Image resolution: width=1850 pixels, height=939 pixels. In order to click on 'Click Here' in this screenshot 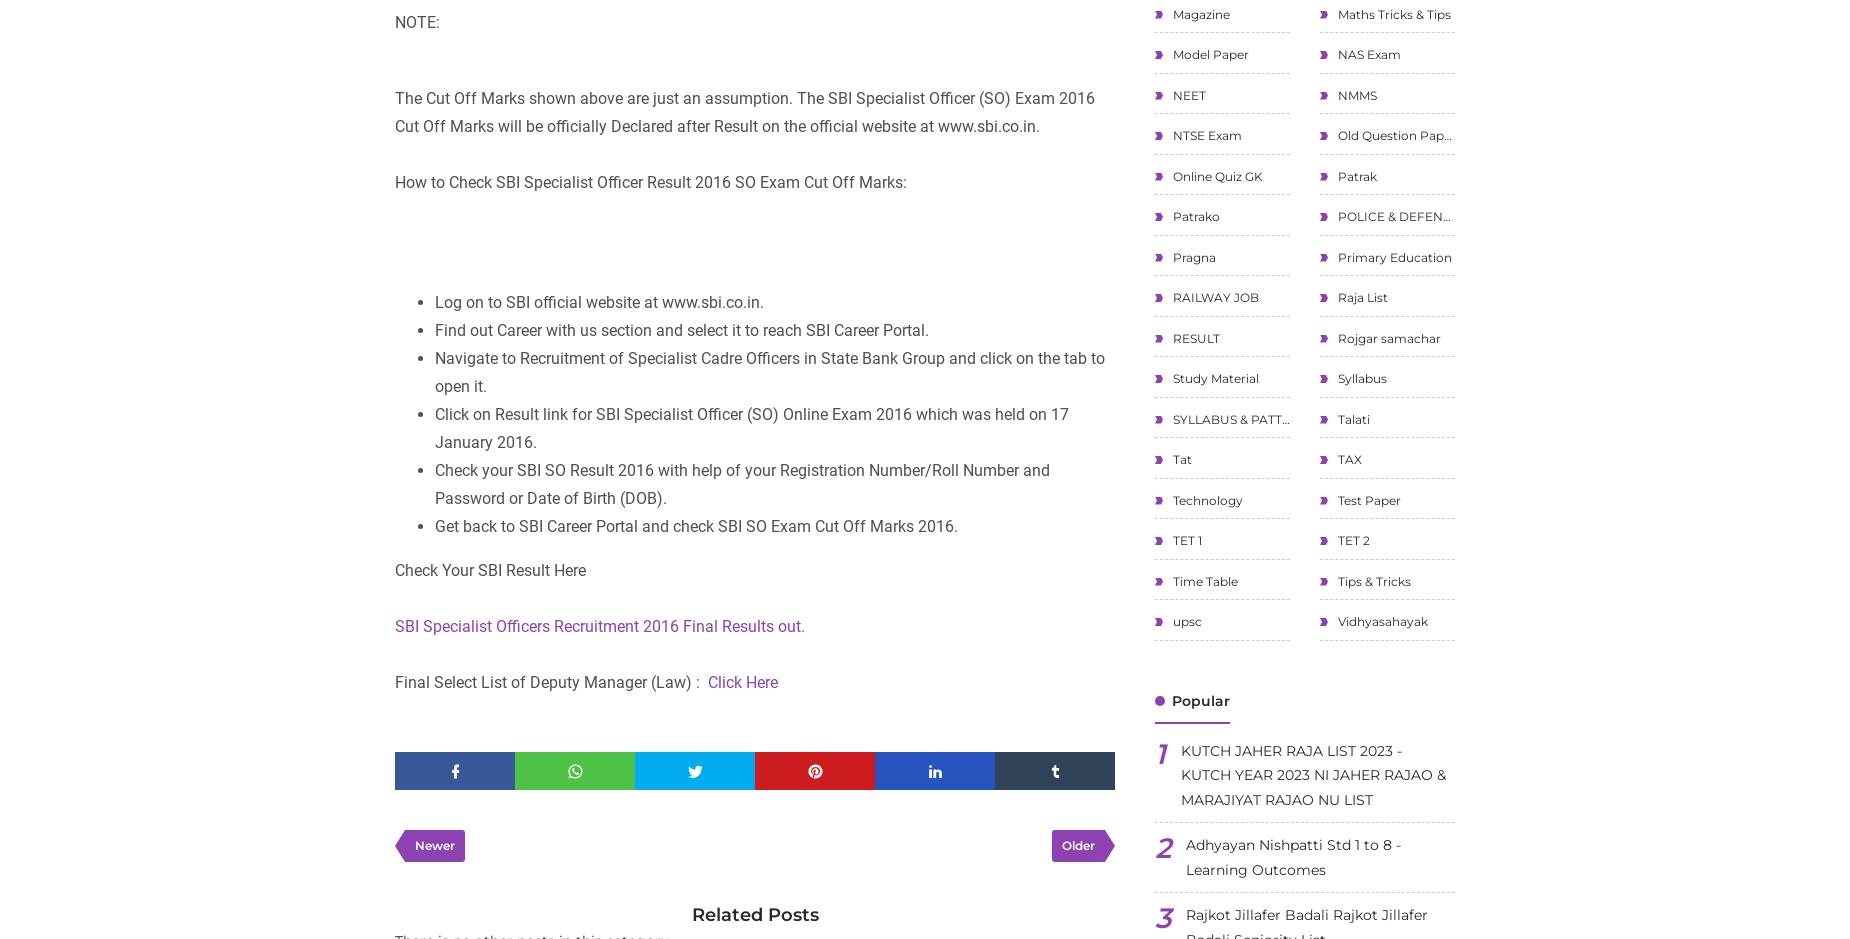, I will do `click(740, 682)`.